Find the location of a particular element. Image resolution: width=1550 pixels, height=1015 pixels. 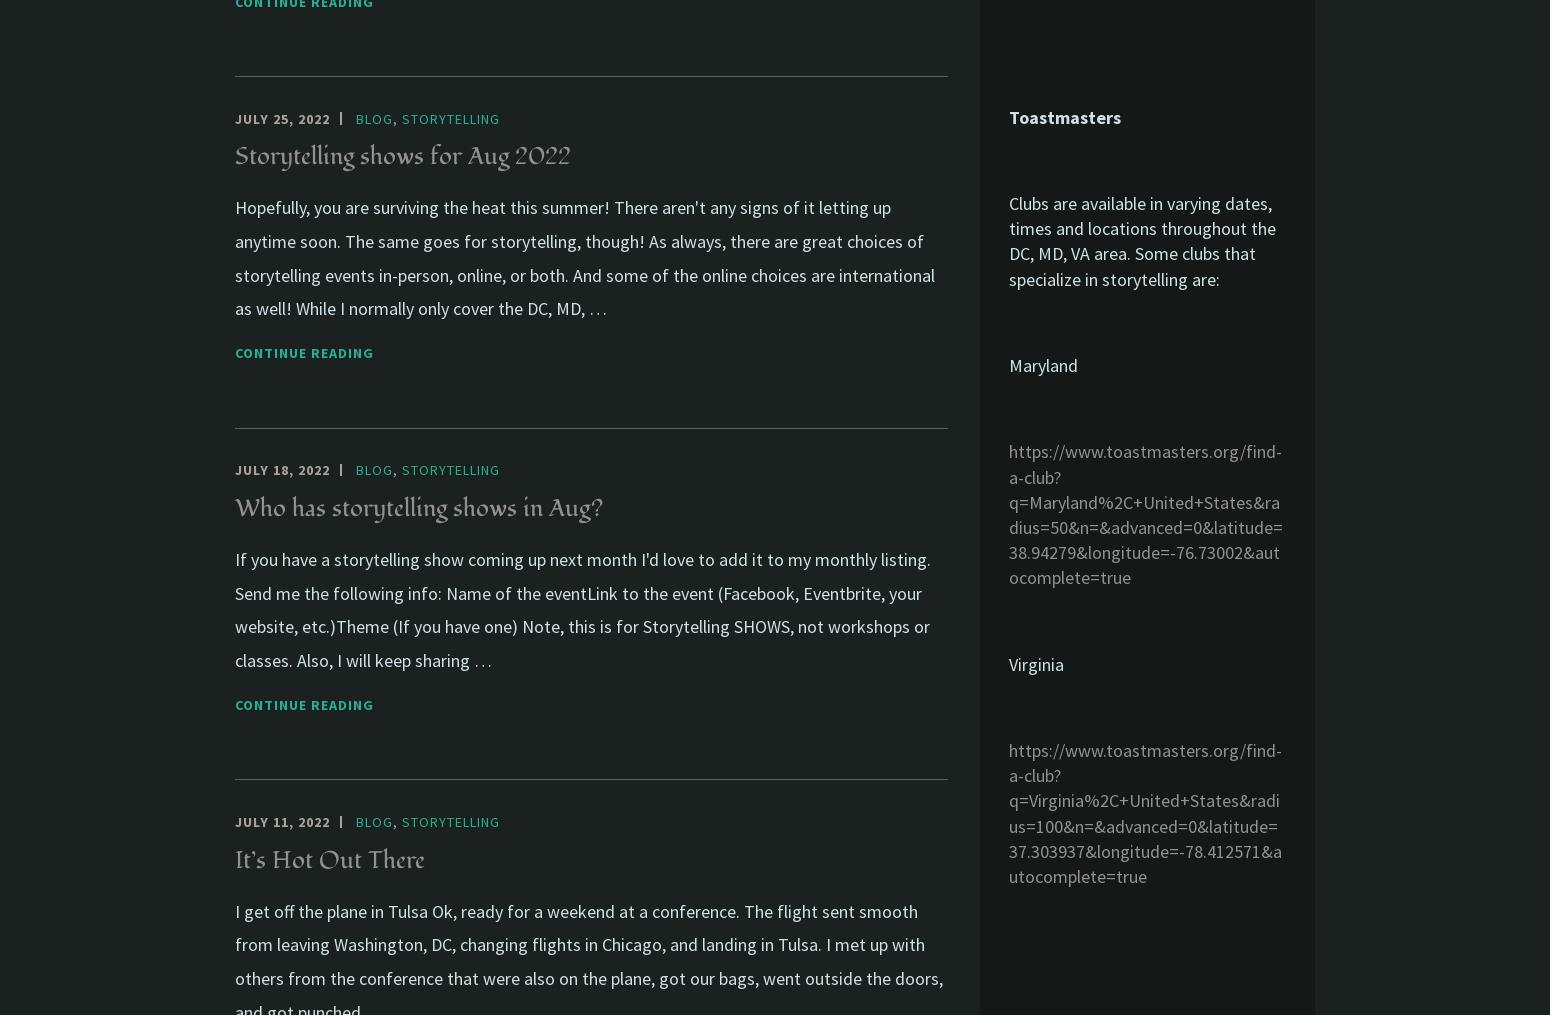

'July 18, 2022' is located at coordinates (282, 469).